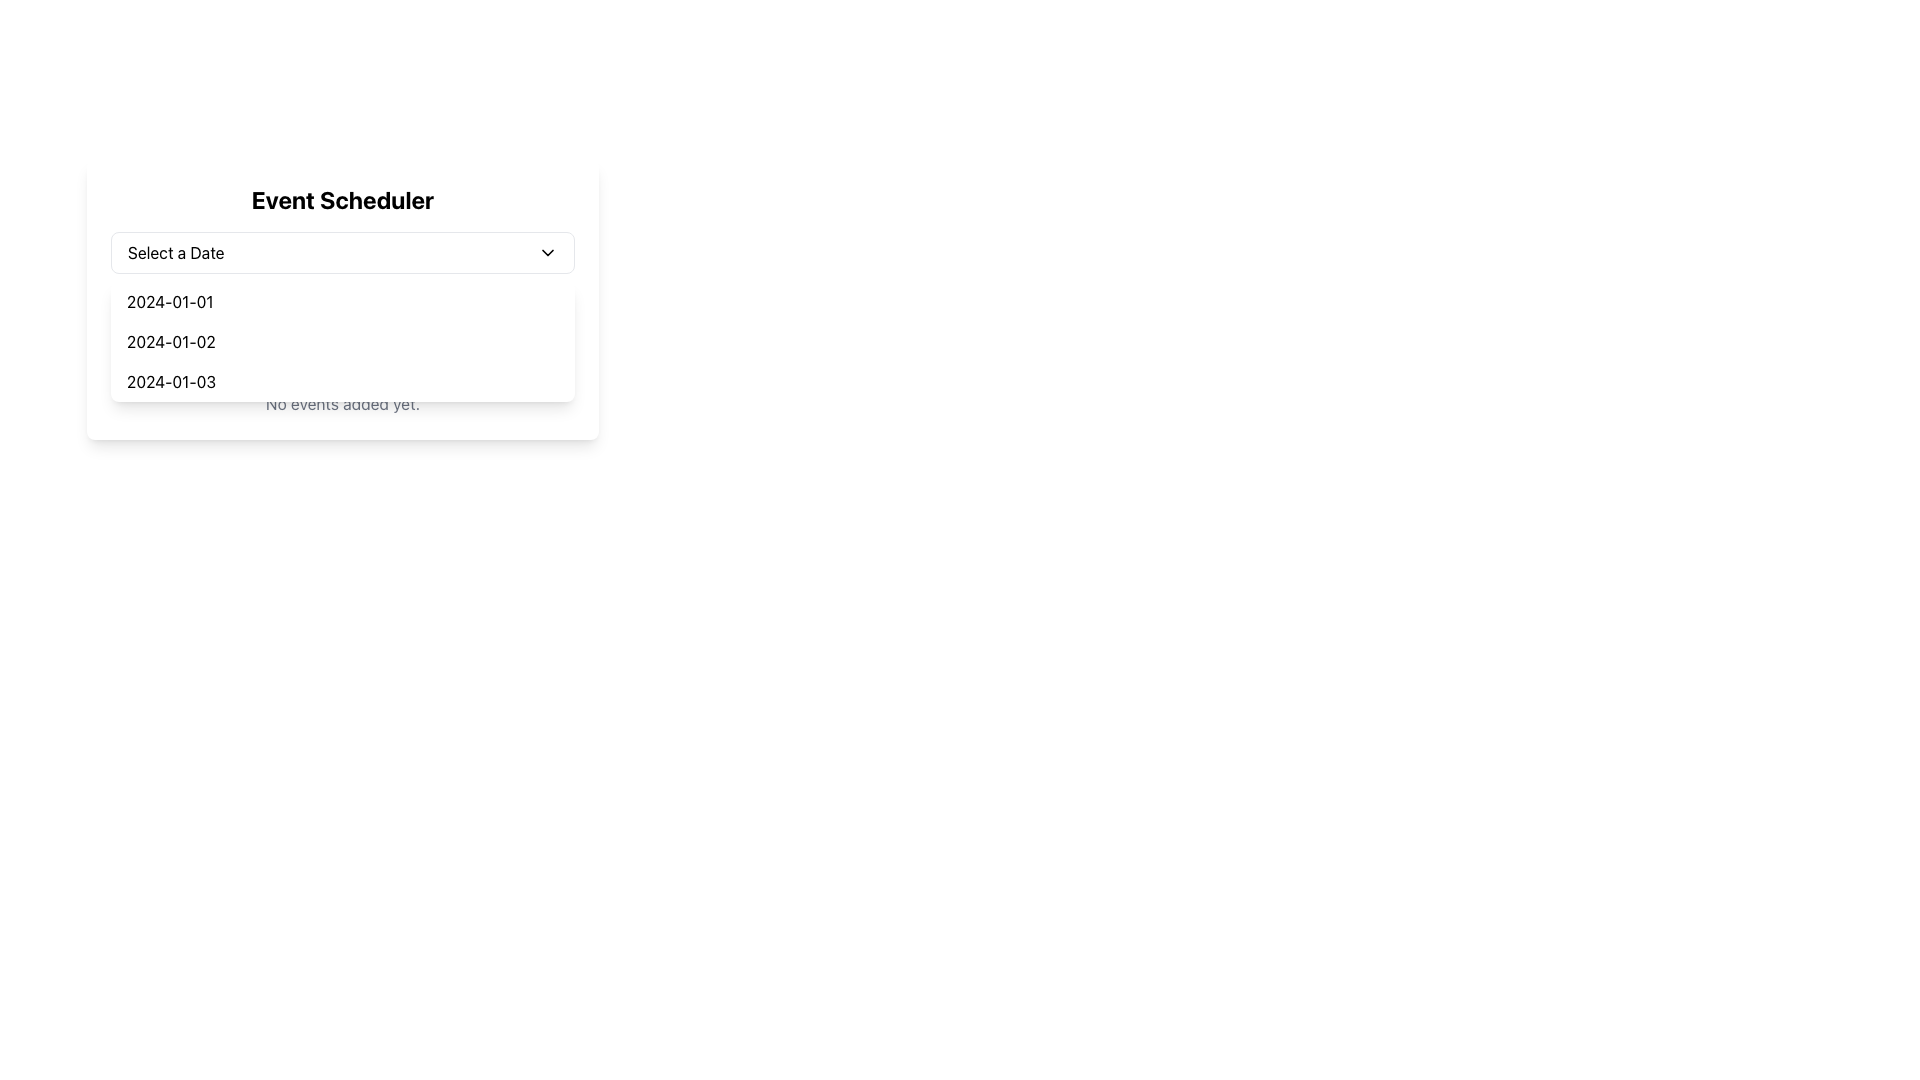  What do you see at coordinates (342, 381) in the screenshot?
I see `the list item displaying '2024-01-03' in the dropdown menu` at bounding box center [342, 381].